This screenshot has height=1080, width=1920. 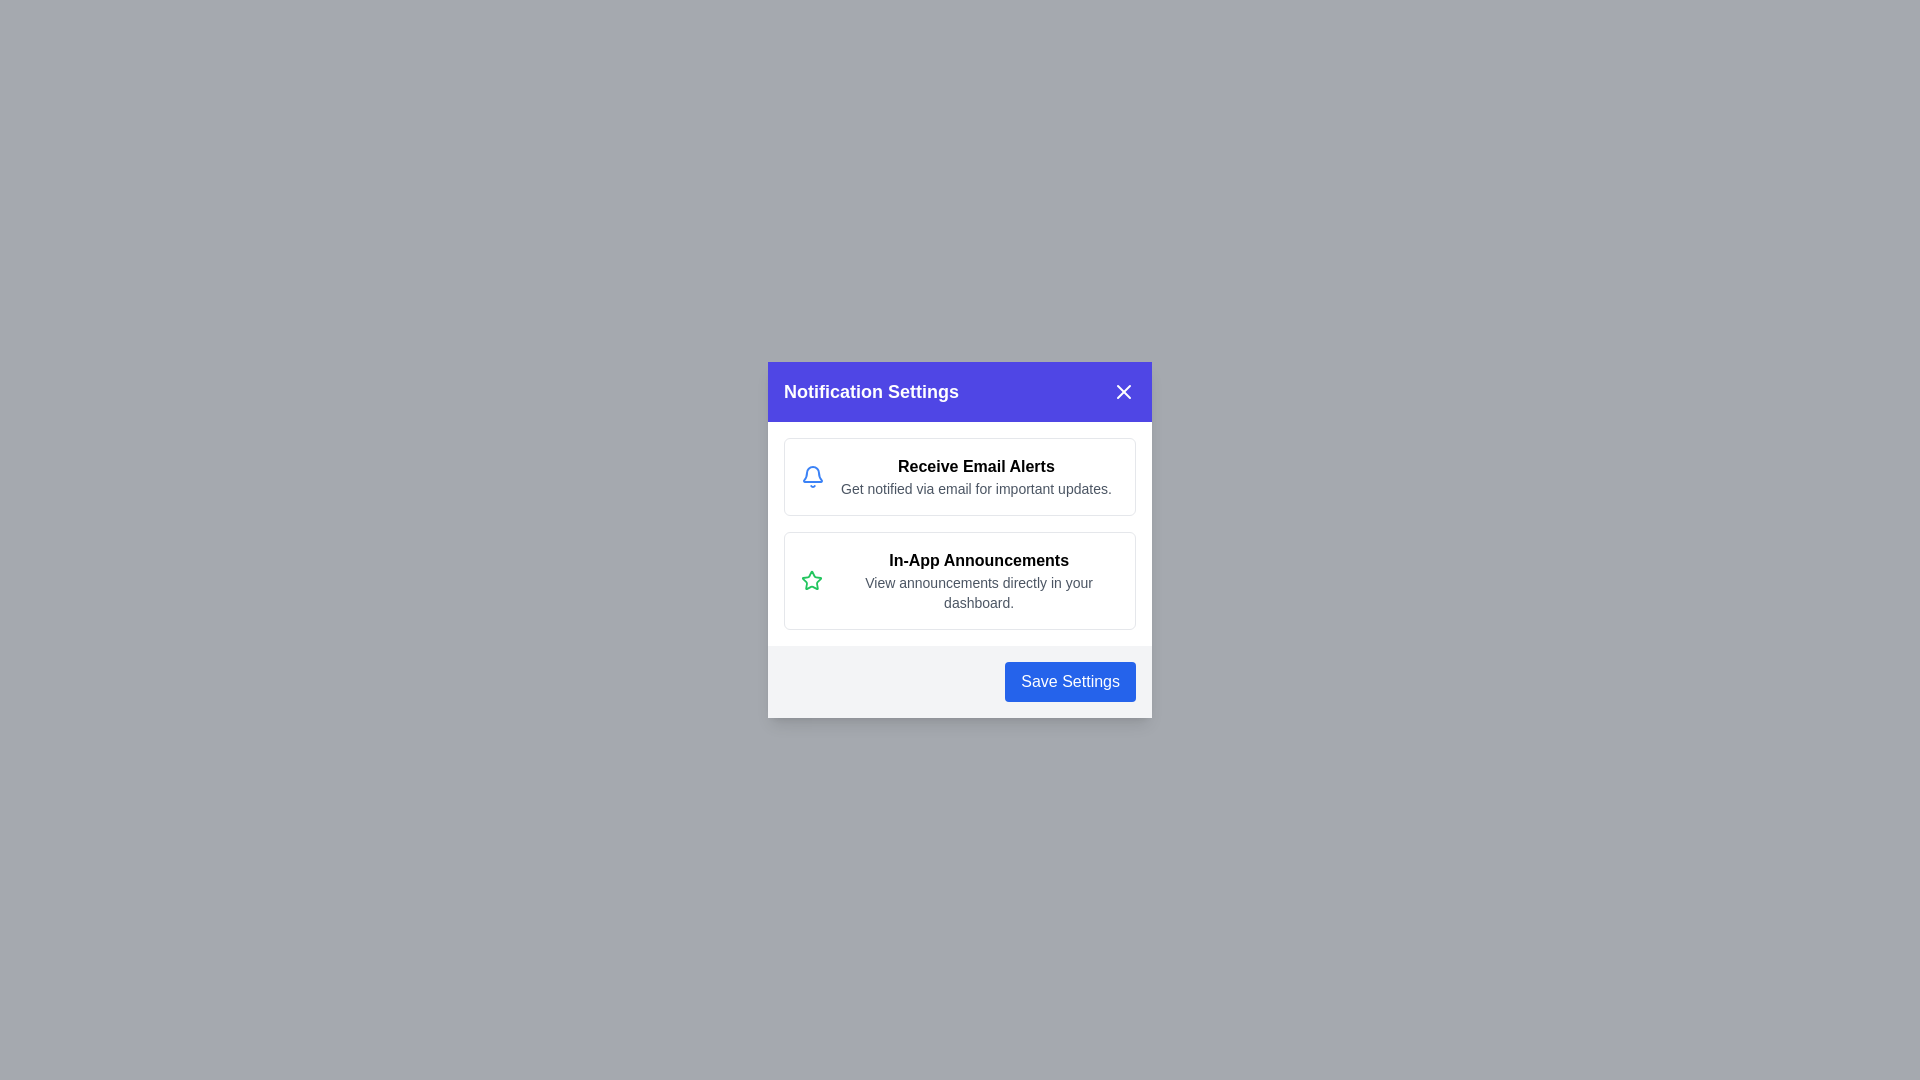 I want to click on the text element Get notified via email for important updates. to enable selection or copying, so click(x=976, y=489).